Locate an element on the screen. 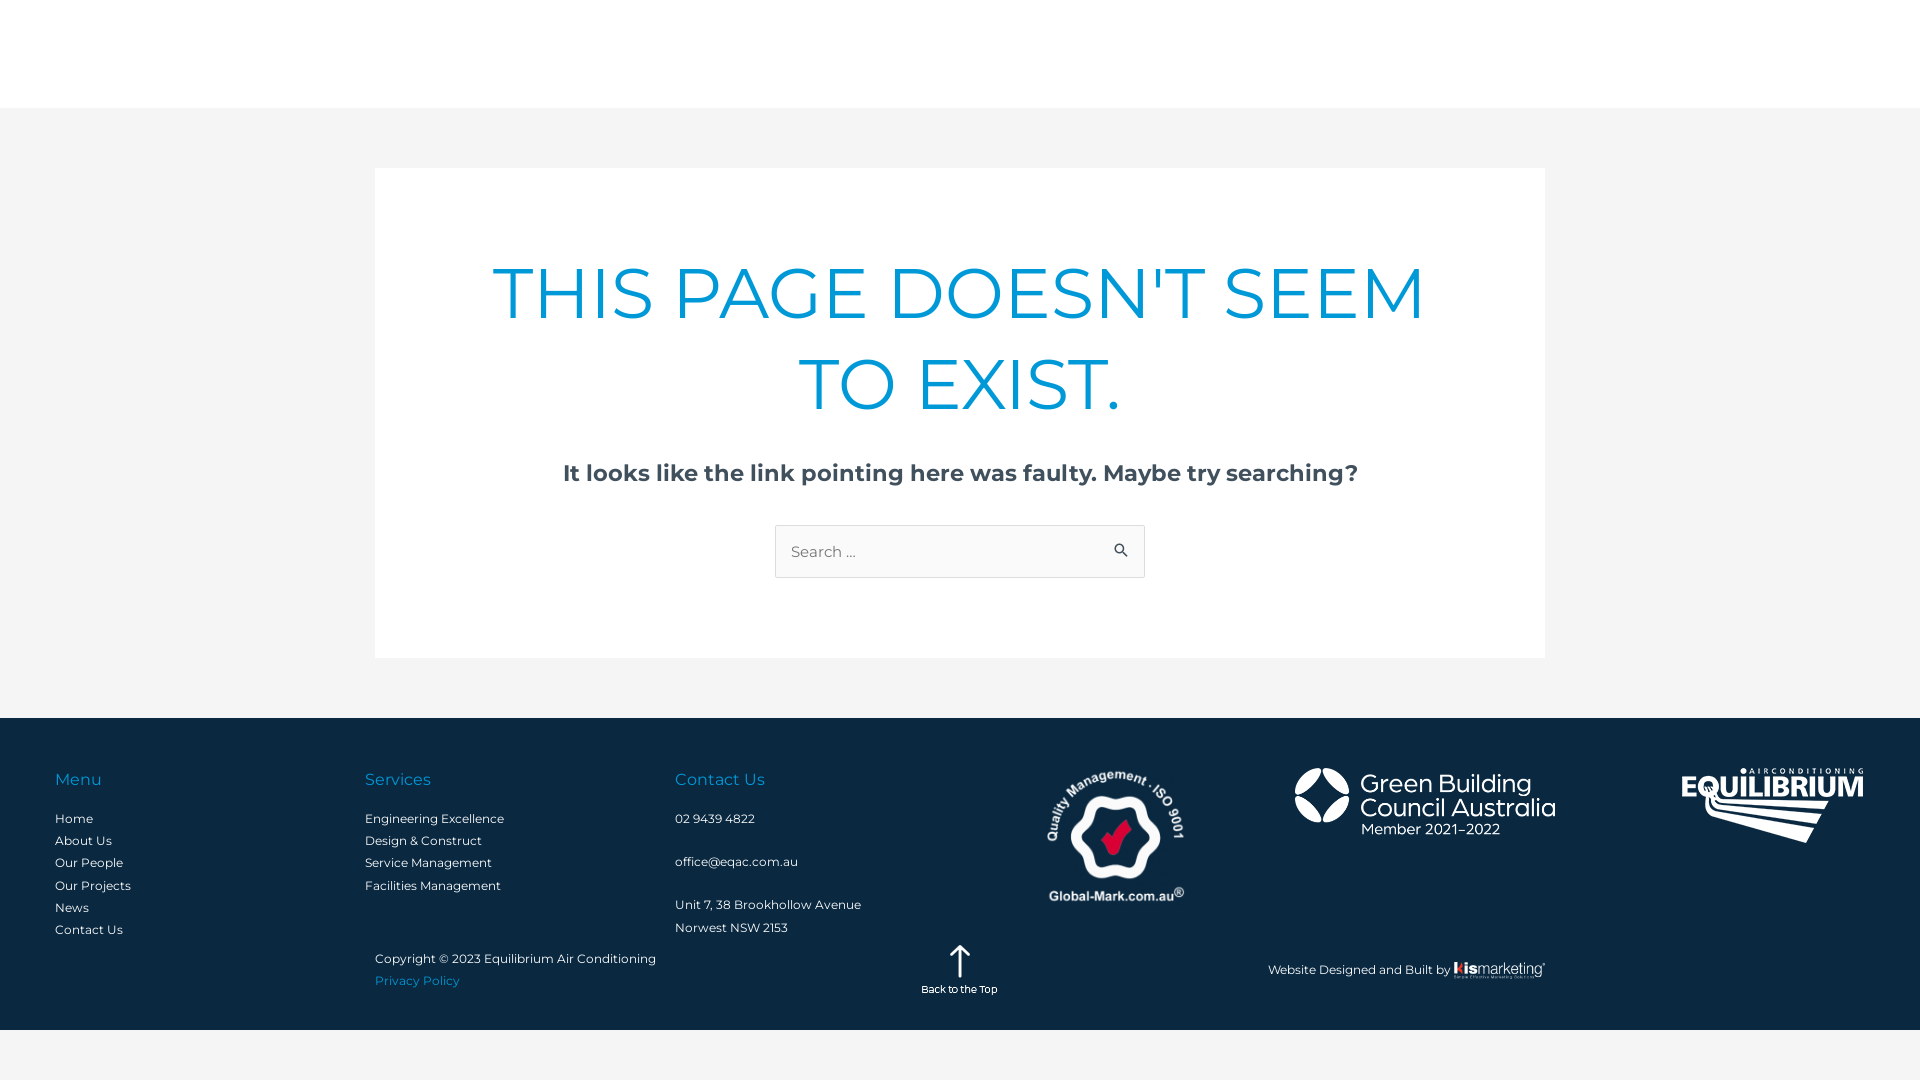  'Engineering Excellence' is located at coordinates (433, 818).